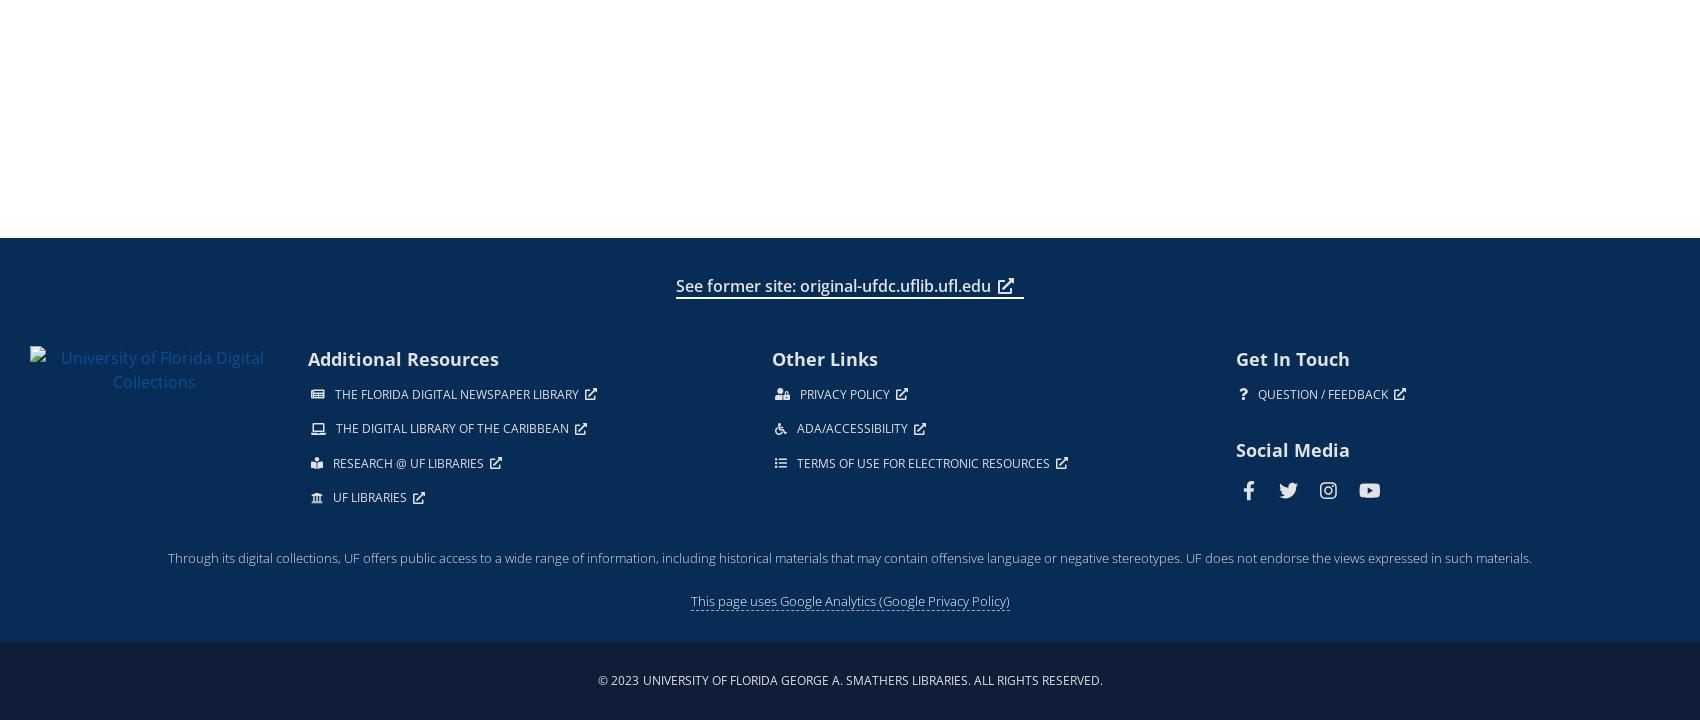 The image size is (1700, 720). I want to click on '2023', so click(623, 679).